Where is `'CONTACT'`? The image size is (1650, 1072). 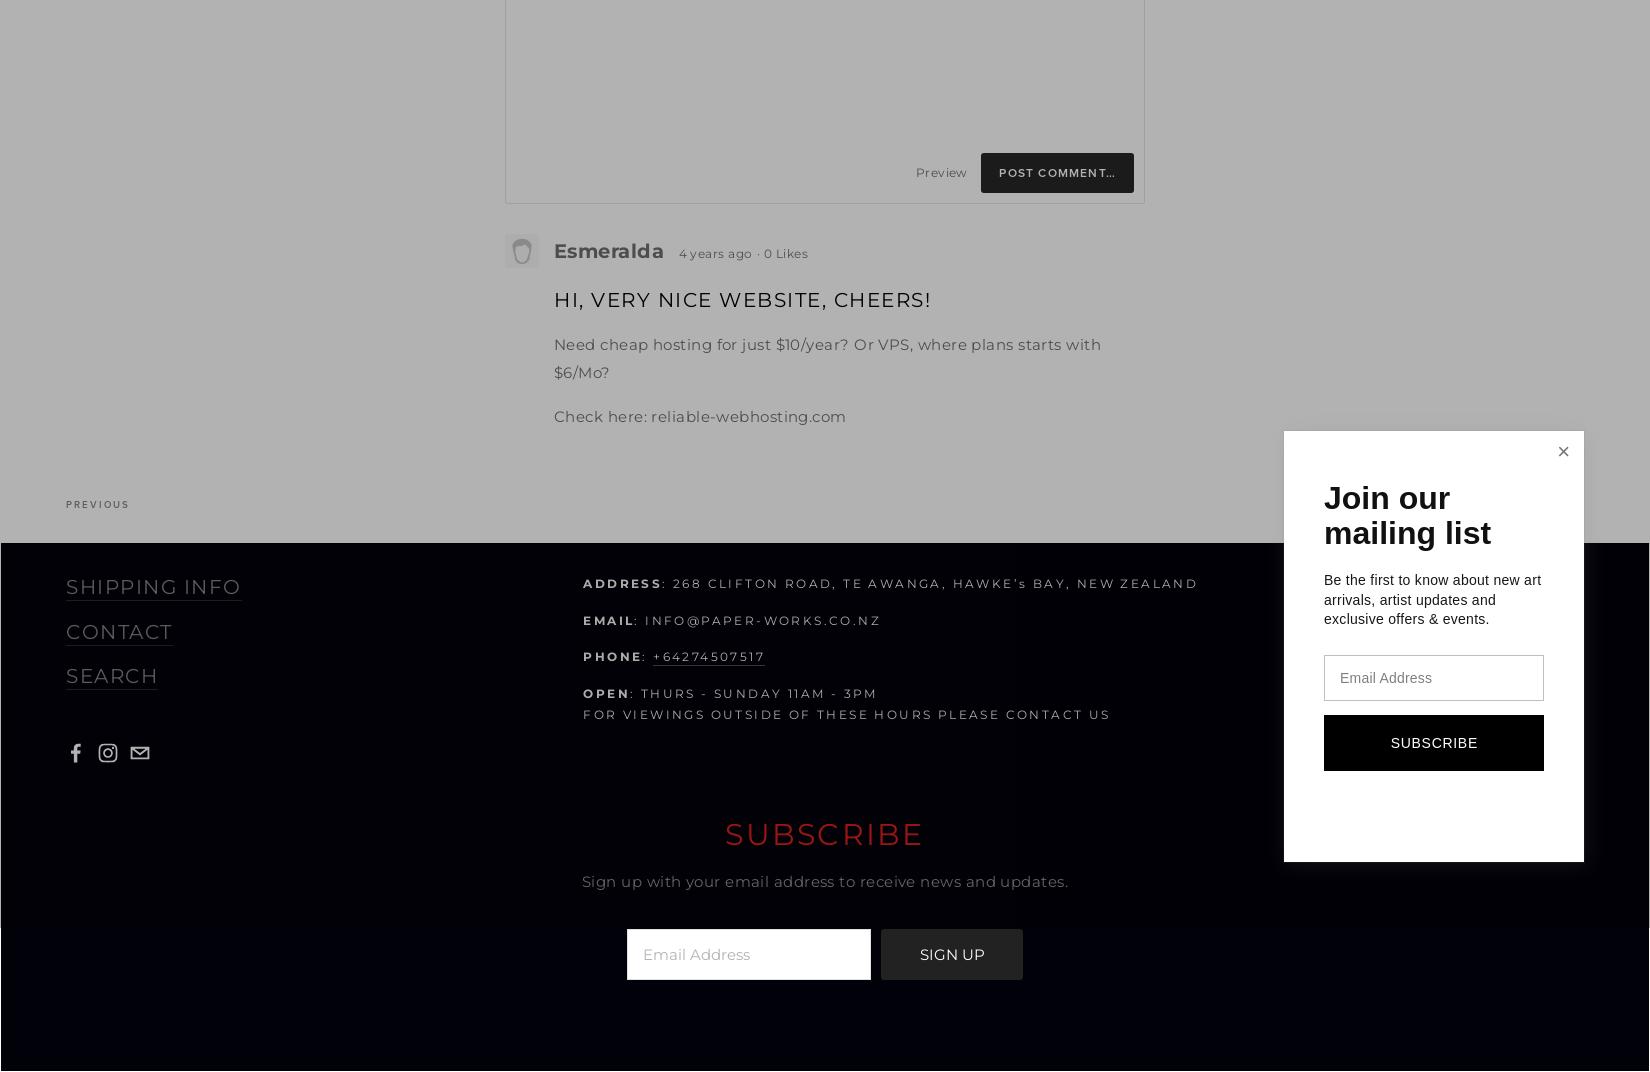 'CONTACT' is located at coordinates (118, 630).